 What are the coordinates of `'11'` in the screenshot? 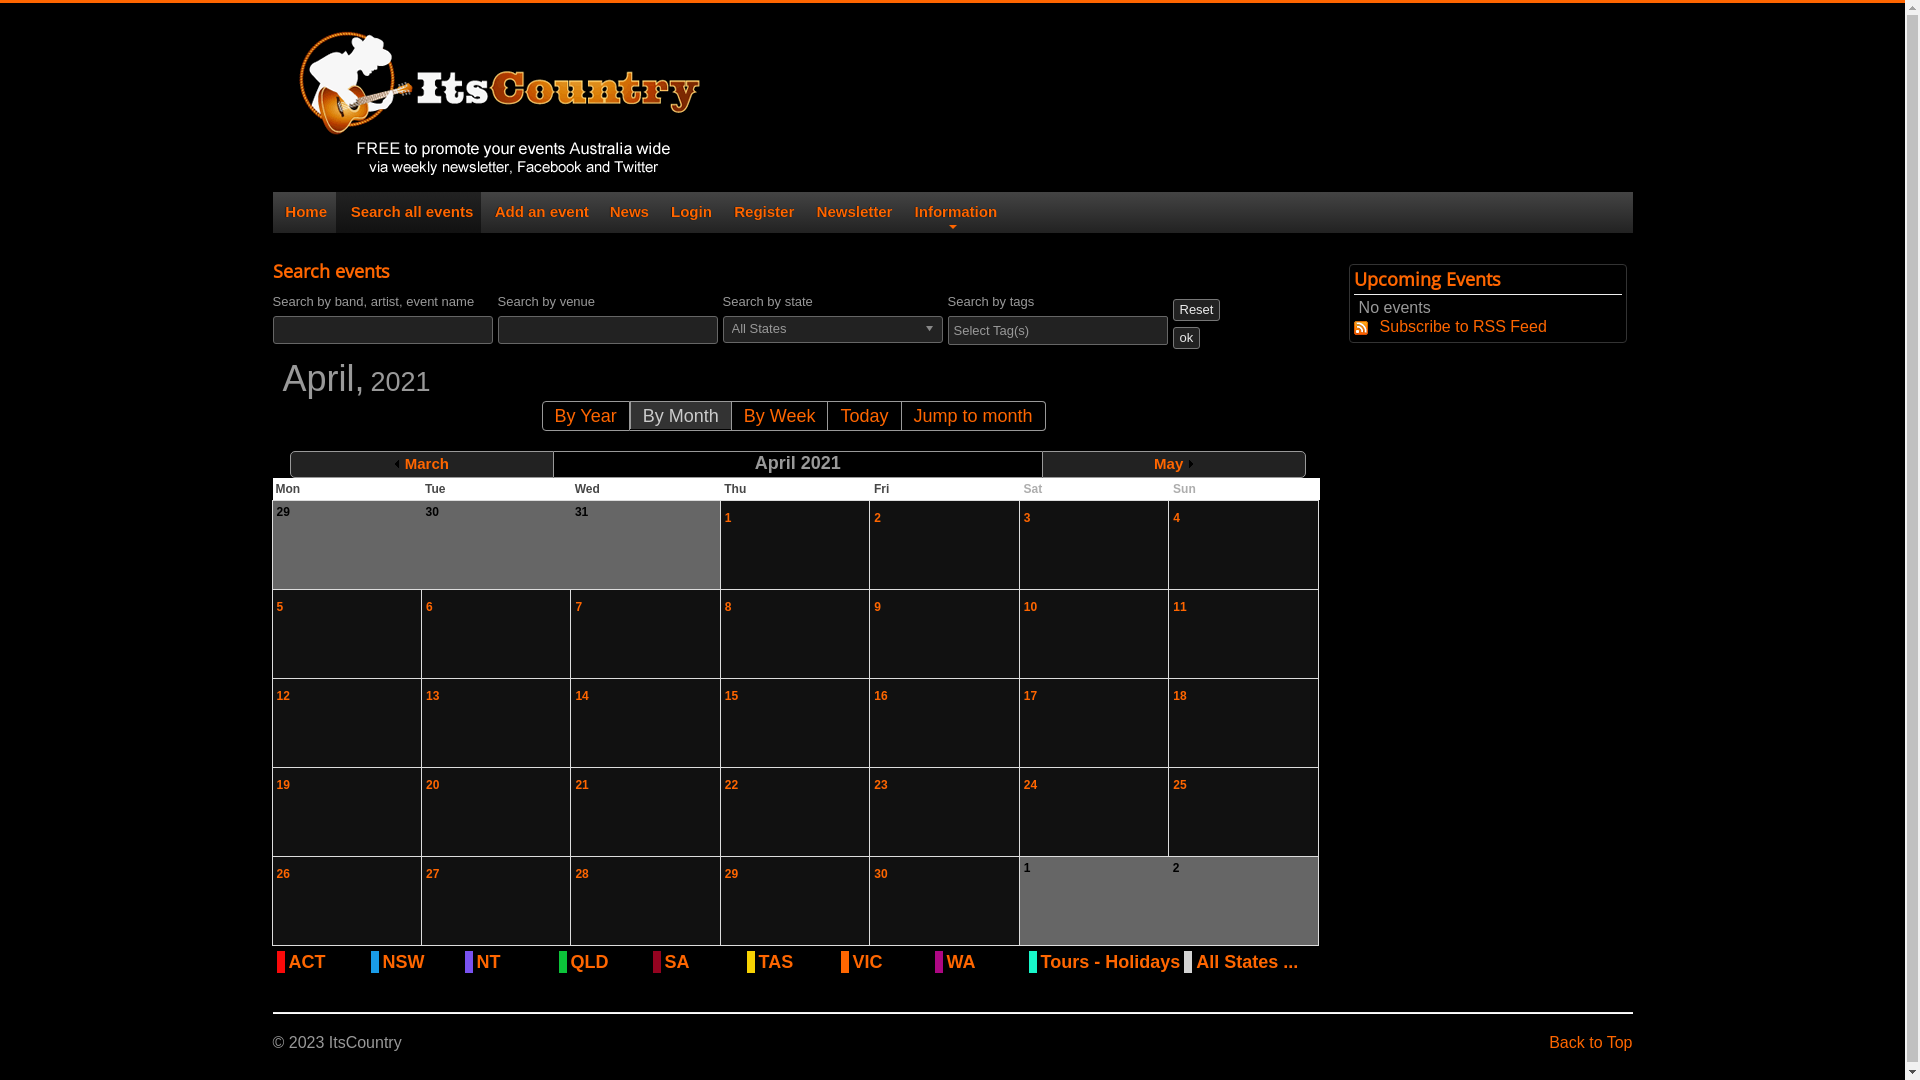 It's located at (1179, 605).